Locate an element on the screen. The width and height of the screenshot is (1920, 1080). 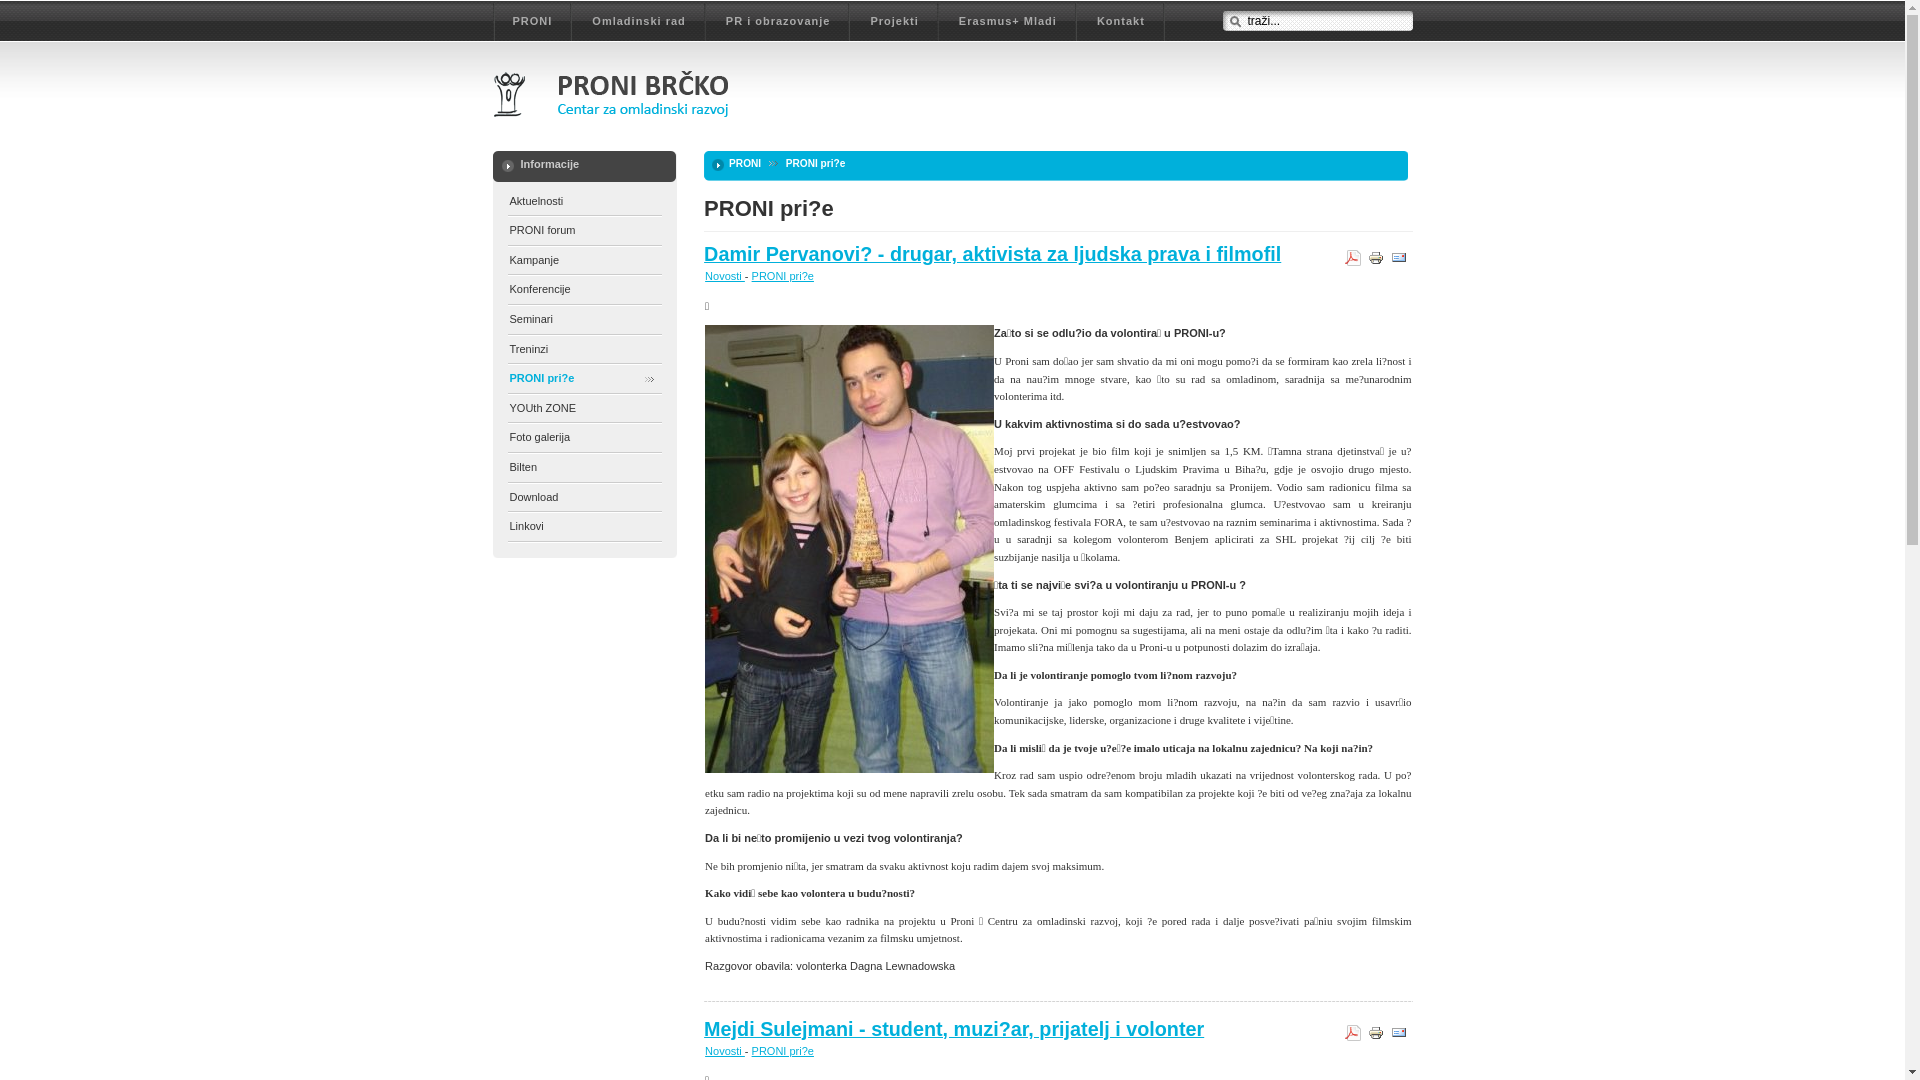
'Download' is located at coordinates (584, 497).